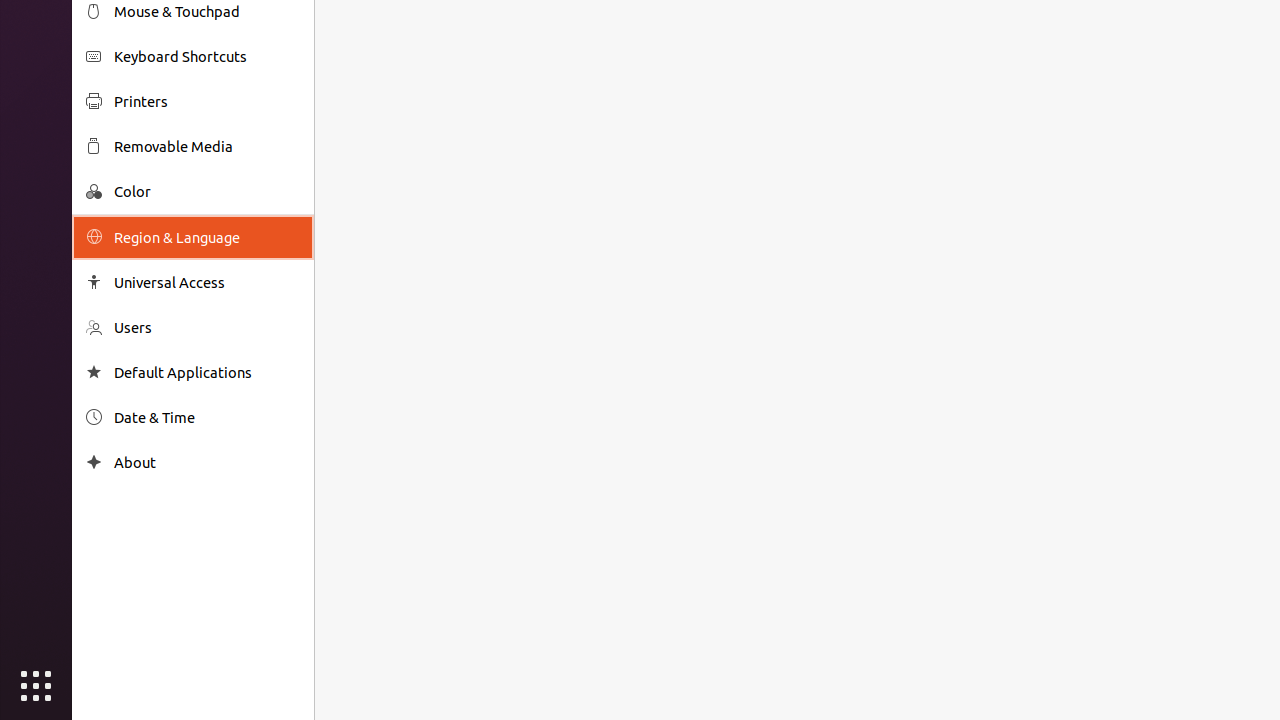  I want to click on 'Default Applications', so click(206, 372).